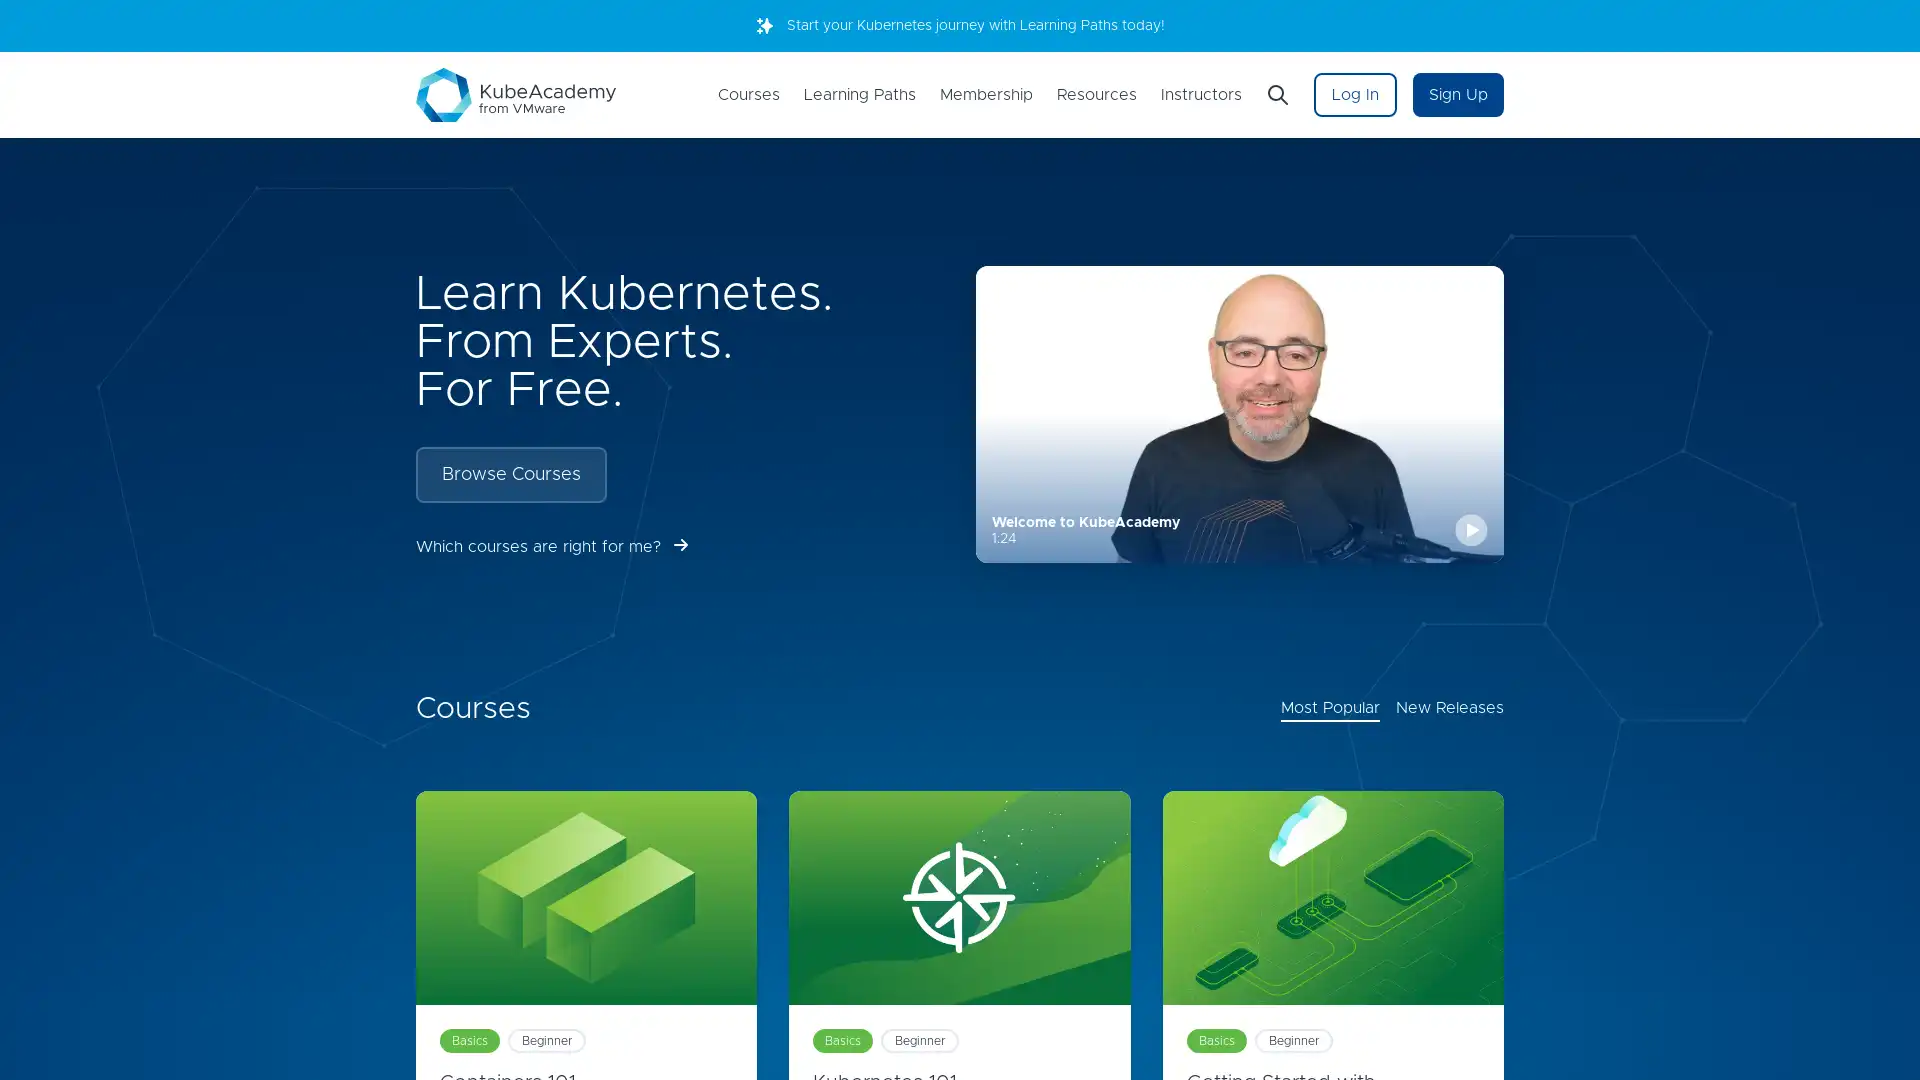  What do you see at coordinates (1330, 708) in the screenshot?
I see `Most Popular` at bounding box center [1330, 708].